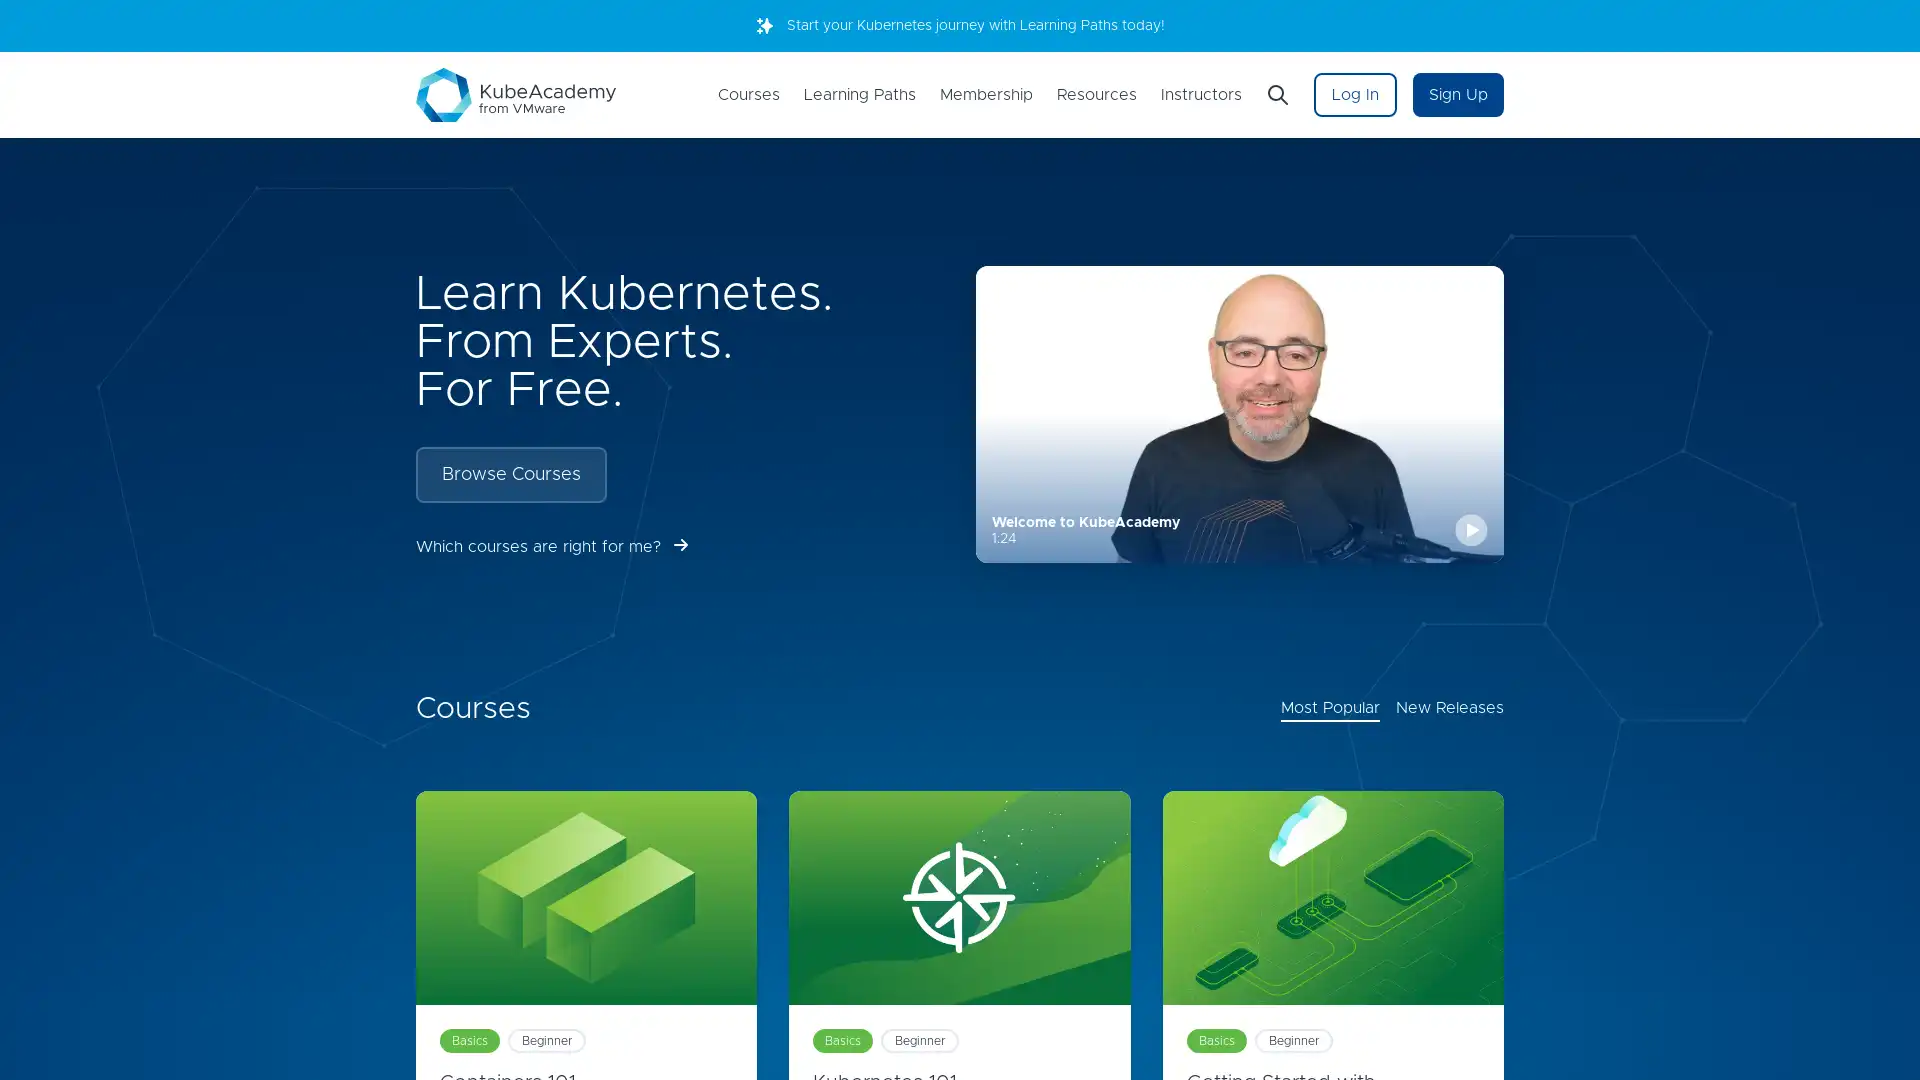  What do you see at coordinates (1330, 708) in the screenshot?
I see `Most Popular` at bounding box center [1330, 708].